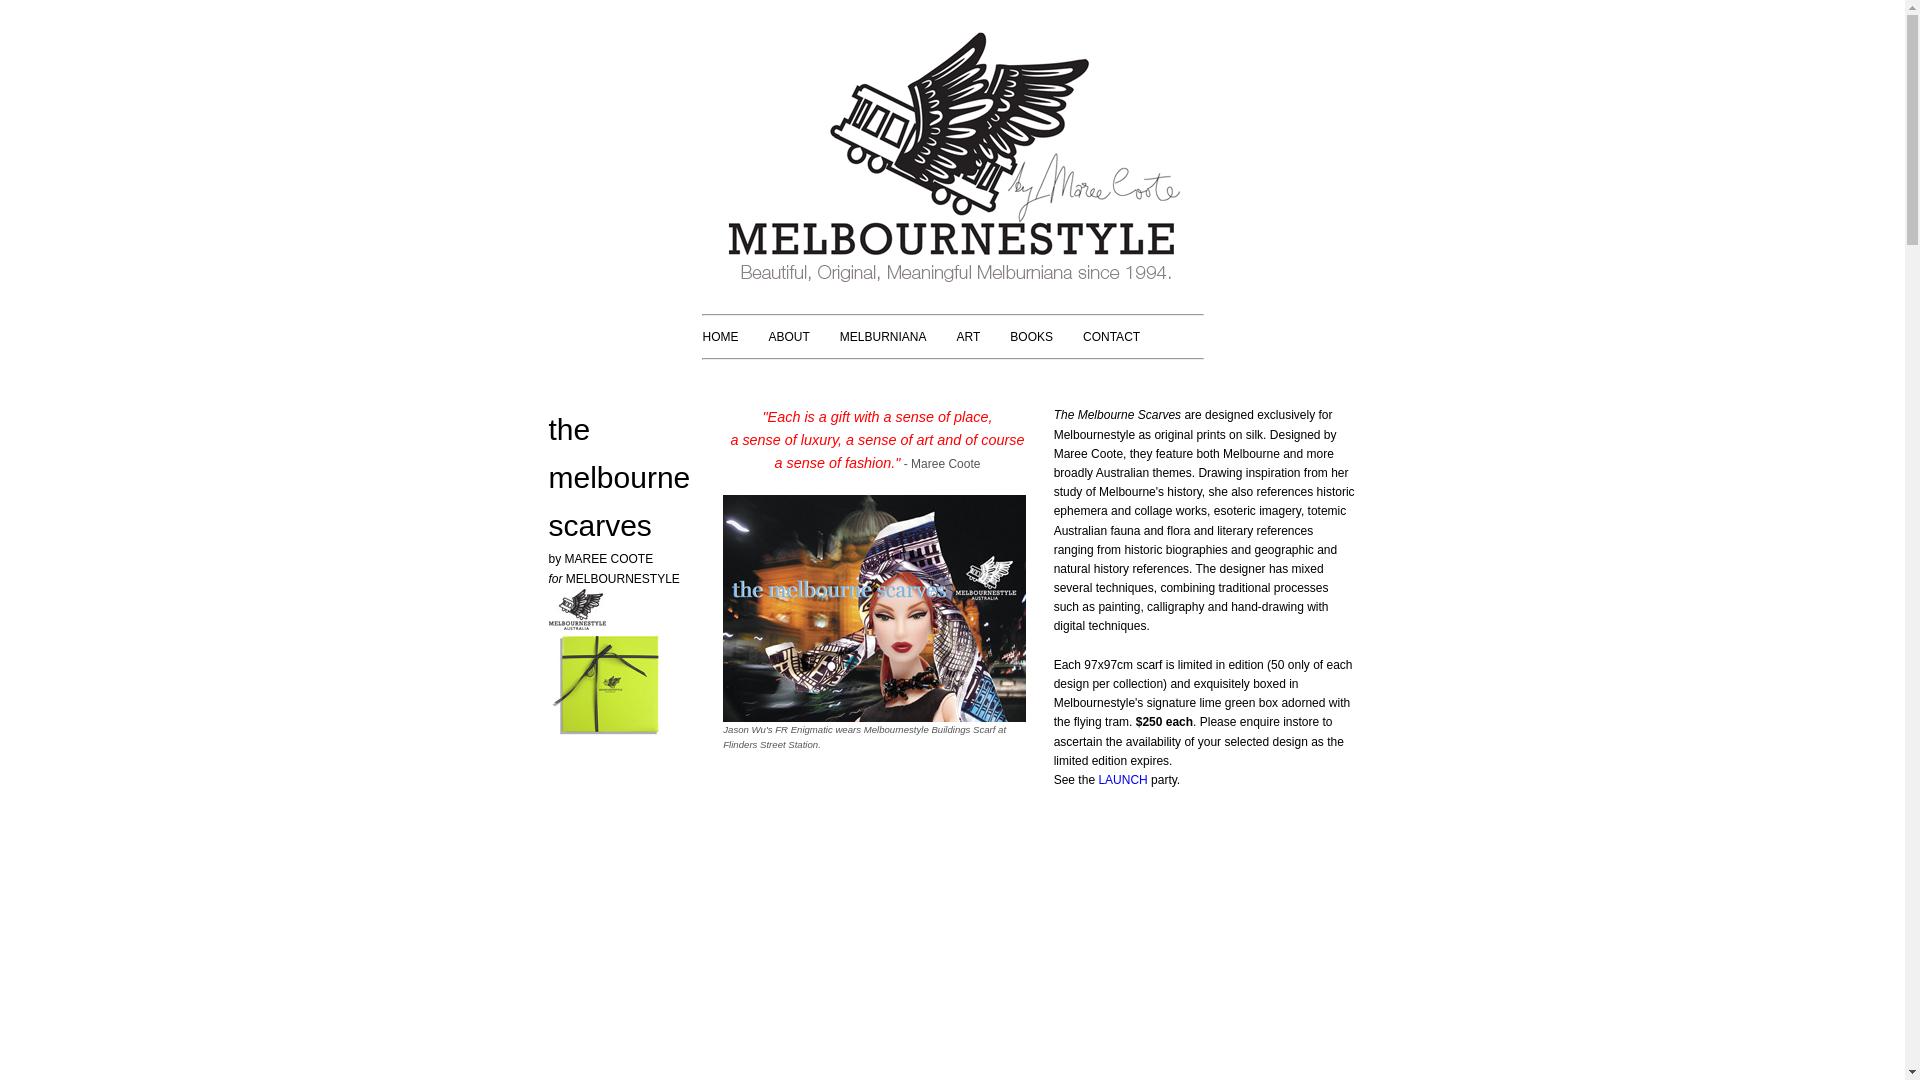  Describe the element at coordinates (788, 335) in the screenshot. I see `'ABOUT'` at that location.